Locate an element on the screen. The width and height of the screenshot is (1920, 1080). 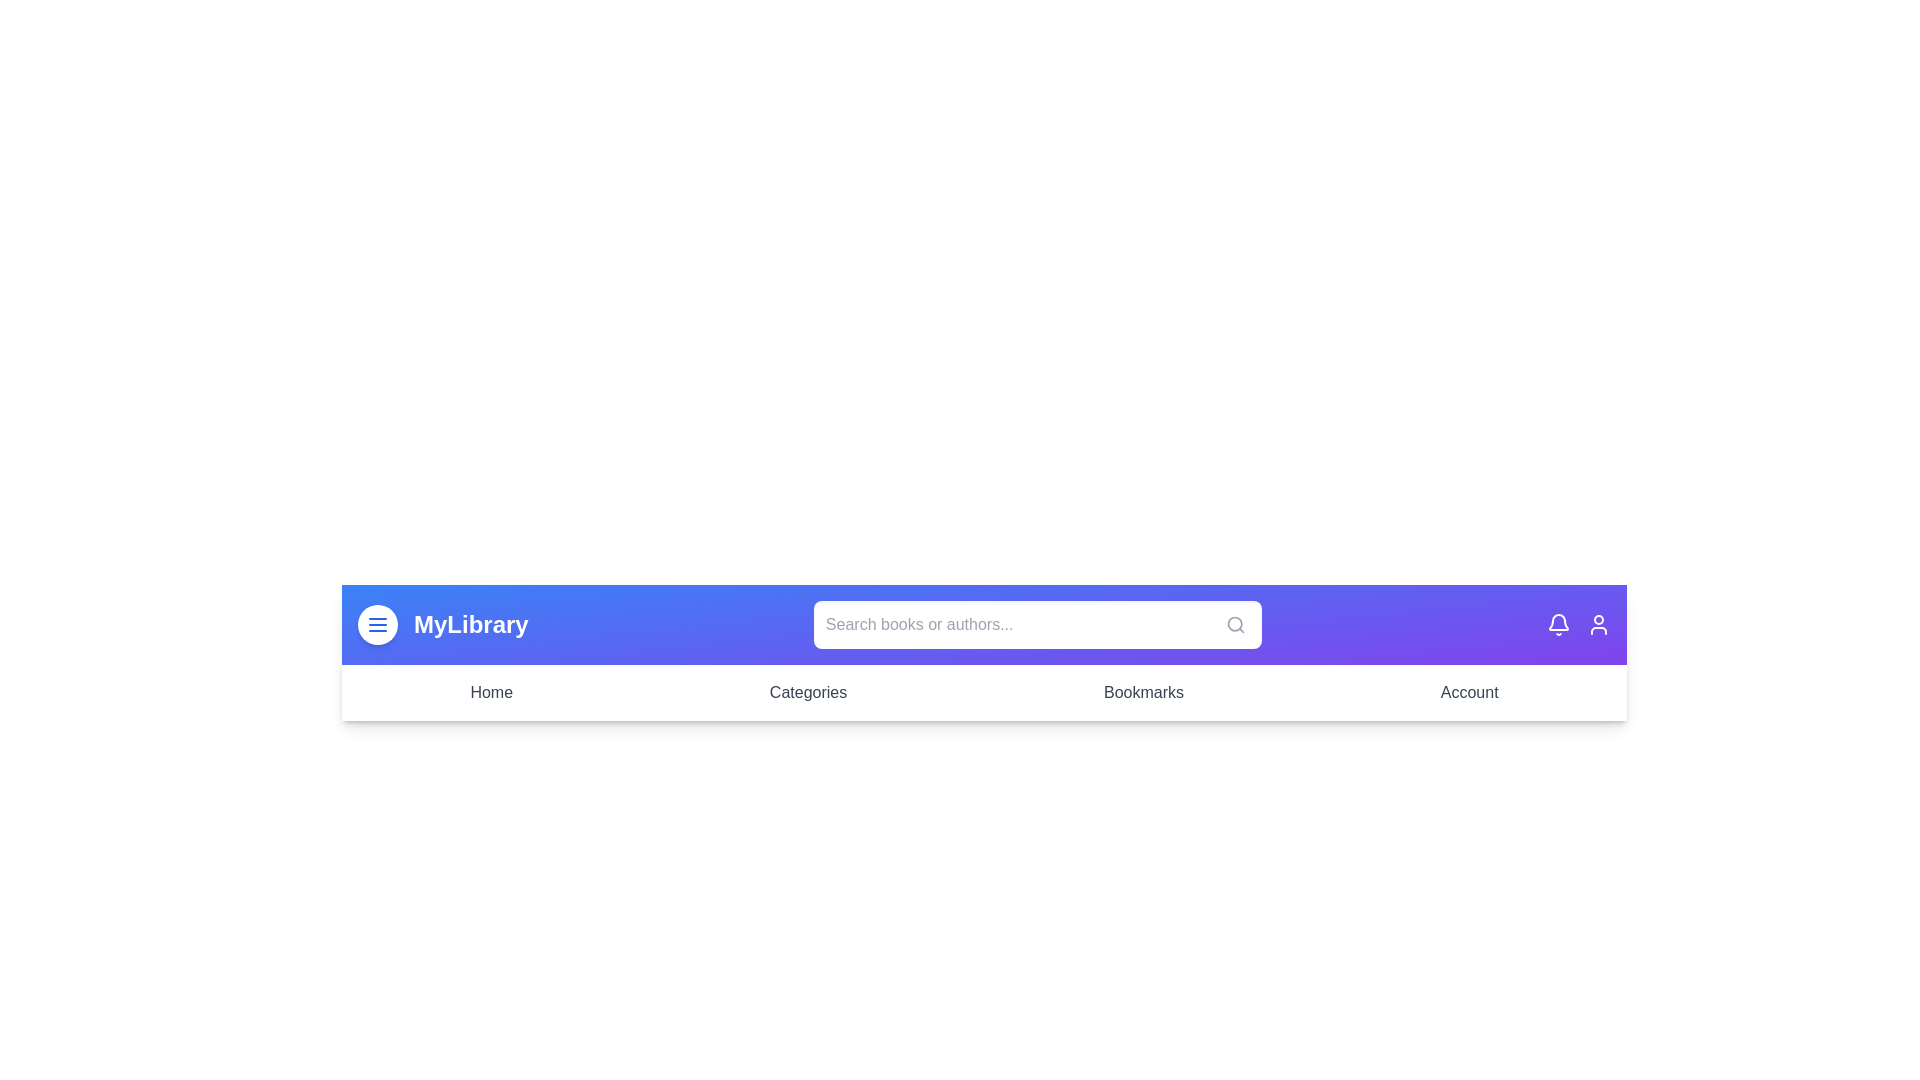
the user profile icon is located at coordinates (1597, 623).